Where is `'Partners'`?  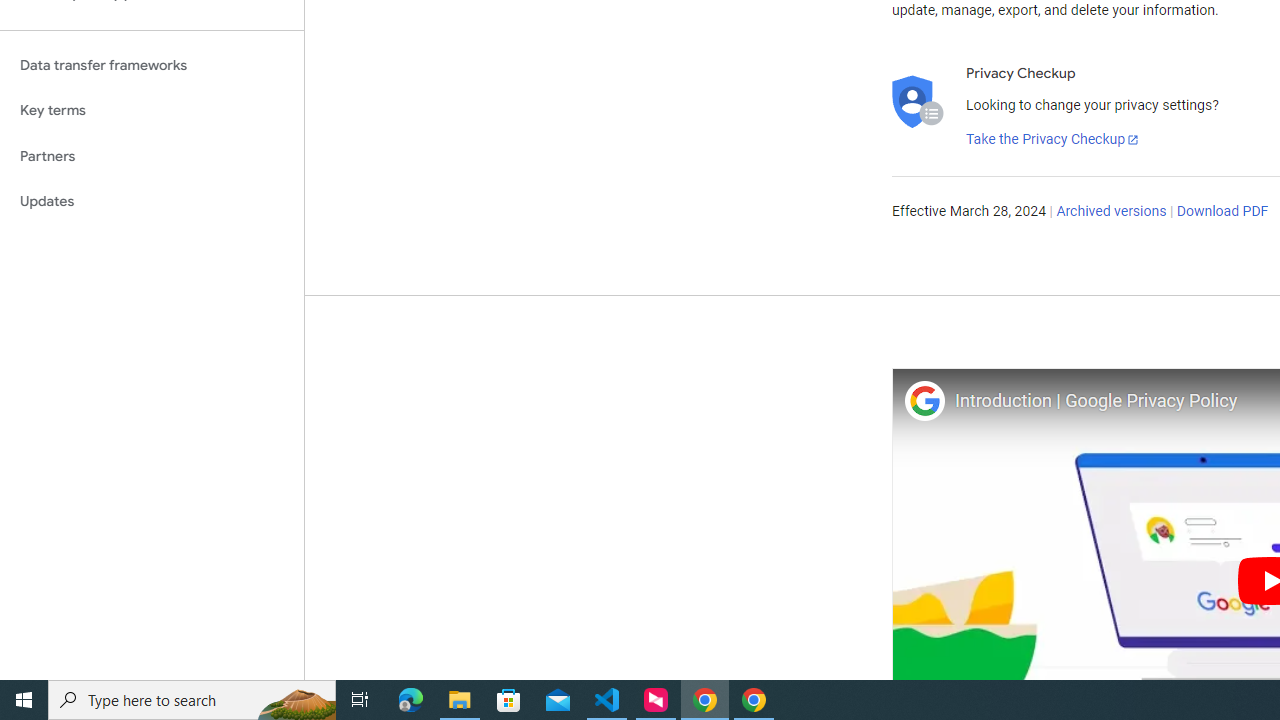
'Partners' is located at coordinates (151, 155).